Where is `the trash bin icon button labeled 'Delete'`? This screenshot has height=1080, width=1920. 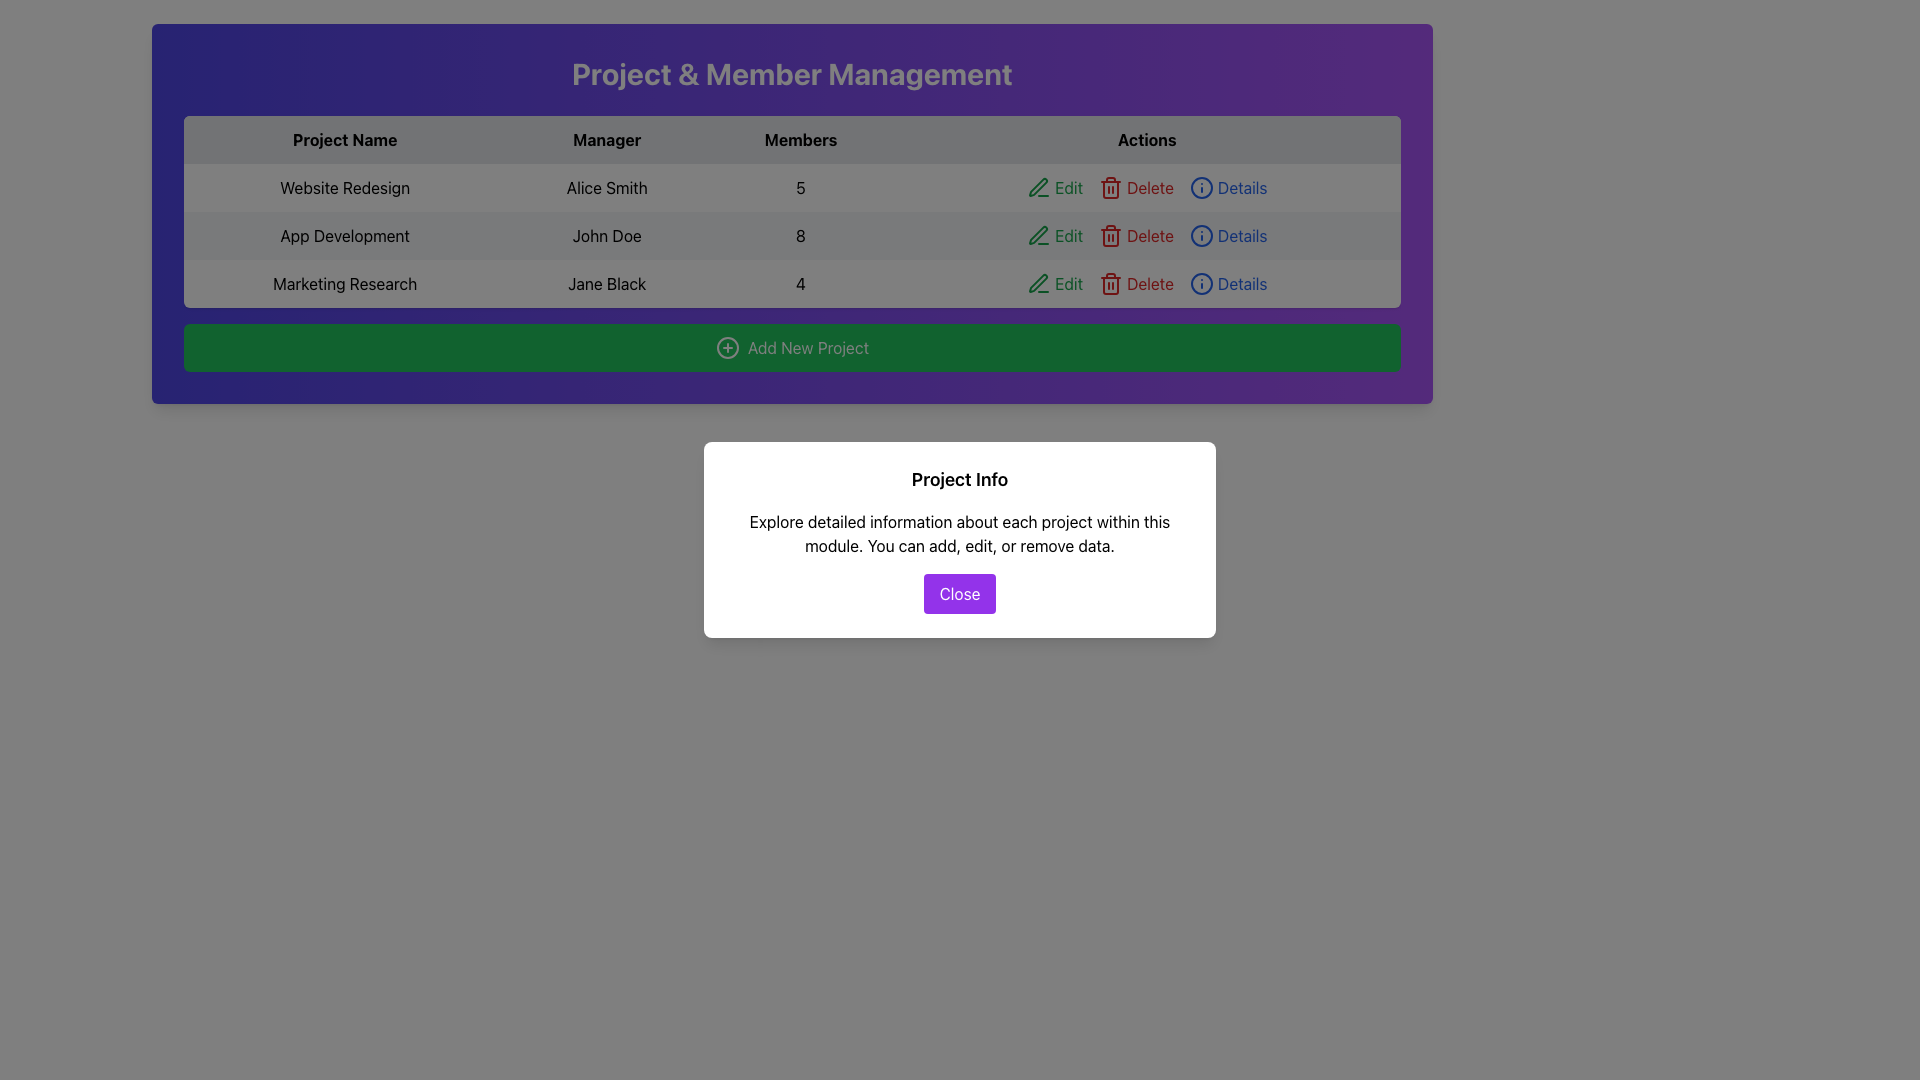 the trash bin icon button labeled 'Delete' is located at coordinates (1110, 188).